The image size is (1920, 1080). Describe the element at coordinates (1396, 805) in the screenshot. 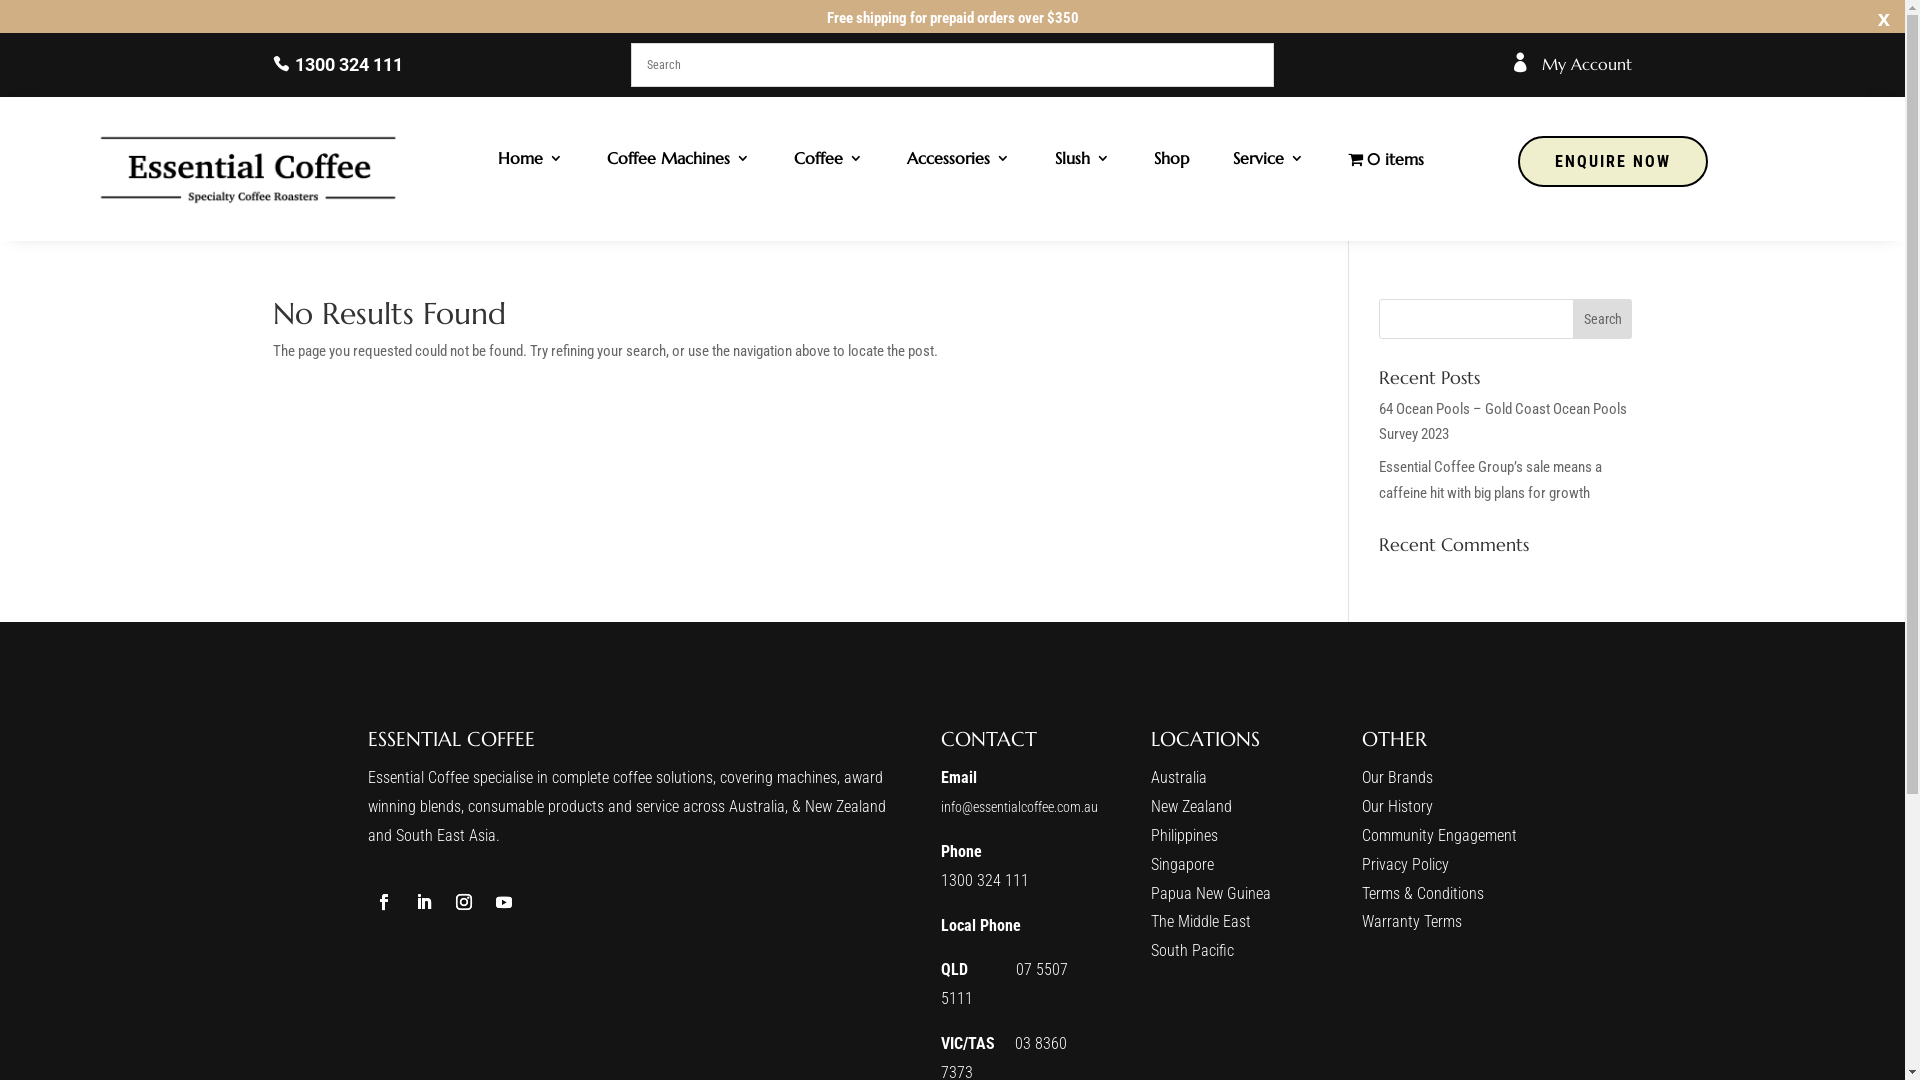

I see `'Our History'` at that location.